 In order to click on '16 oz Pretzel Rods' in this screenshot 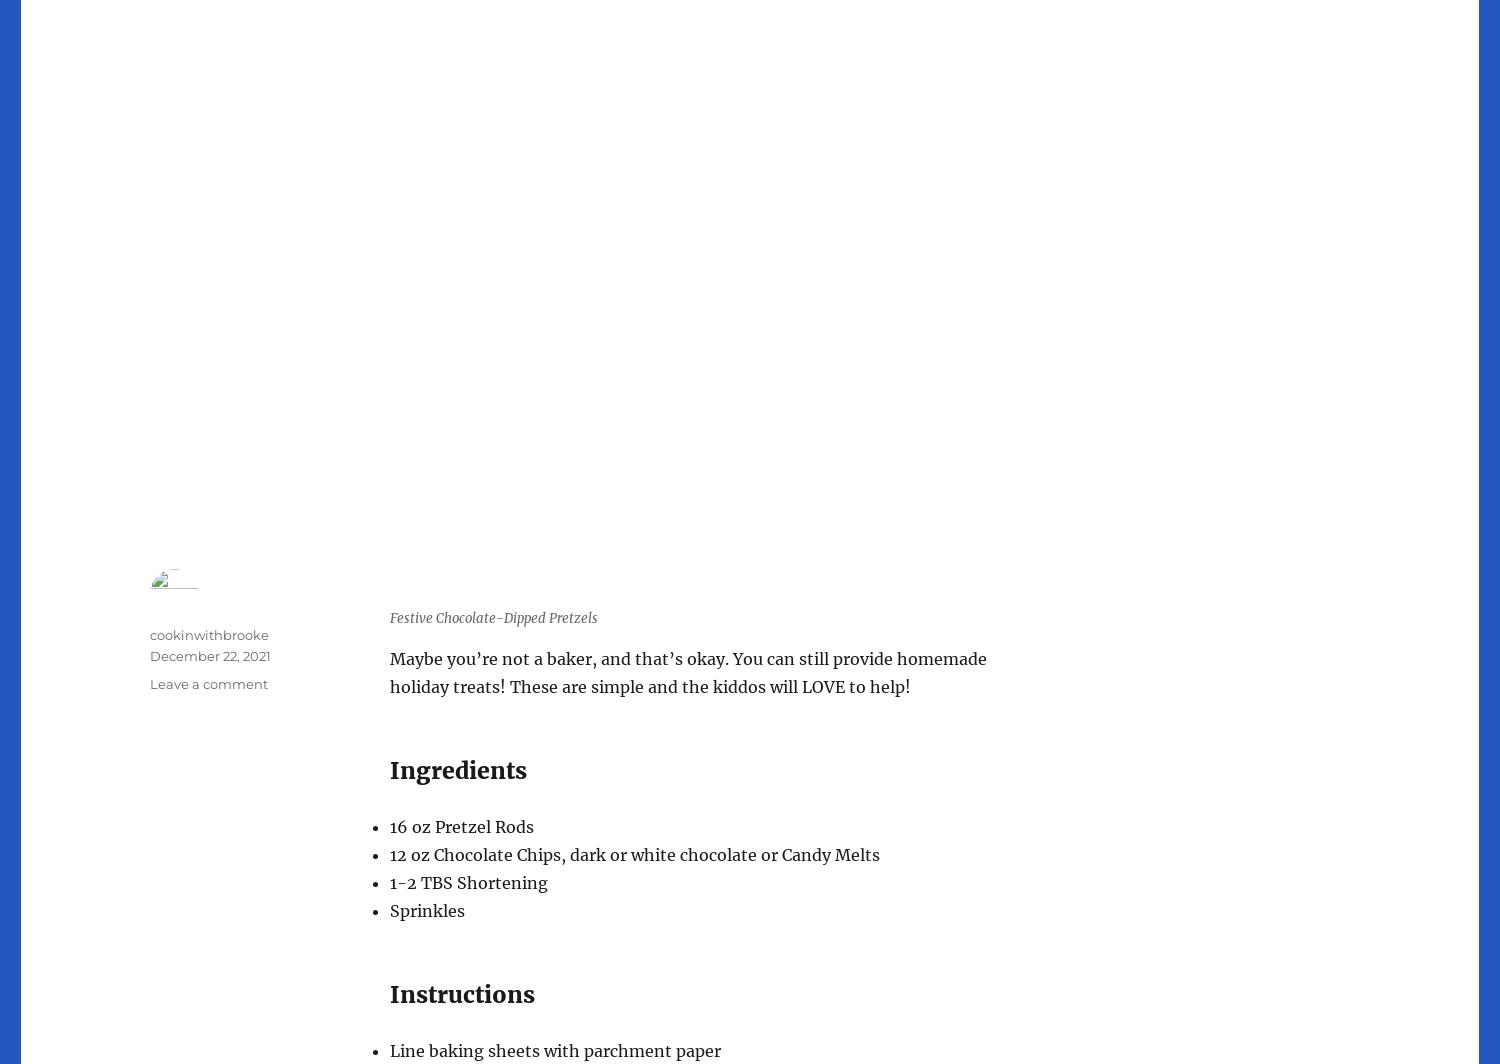, I will do `click(461, 827)`.